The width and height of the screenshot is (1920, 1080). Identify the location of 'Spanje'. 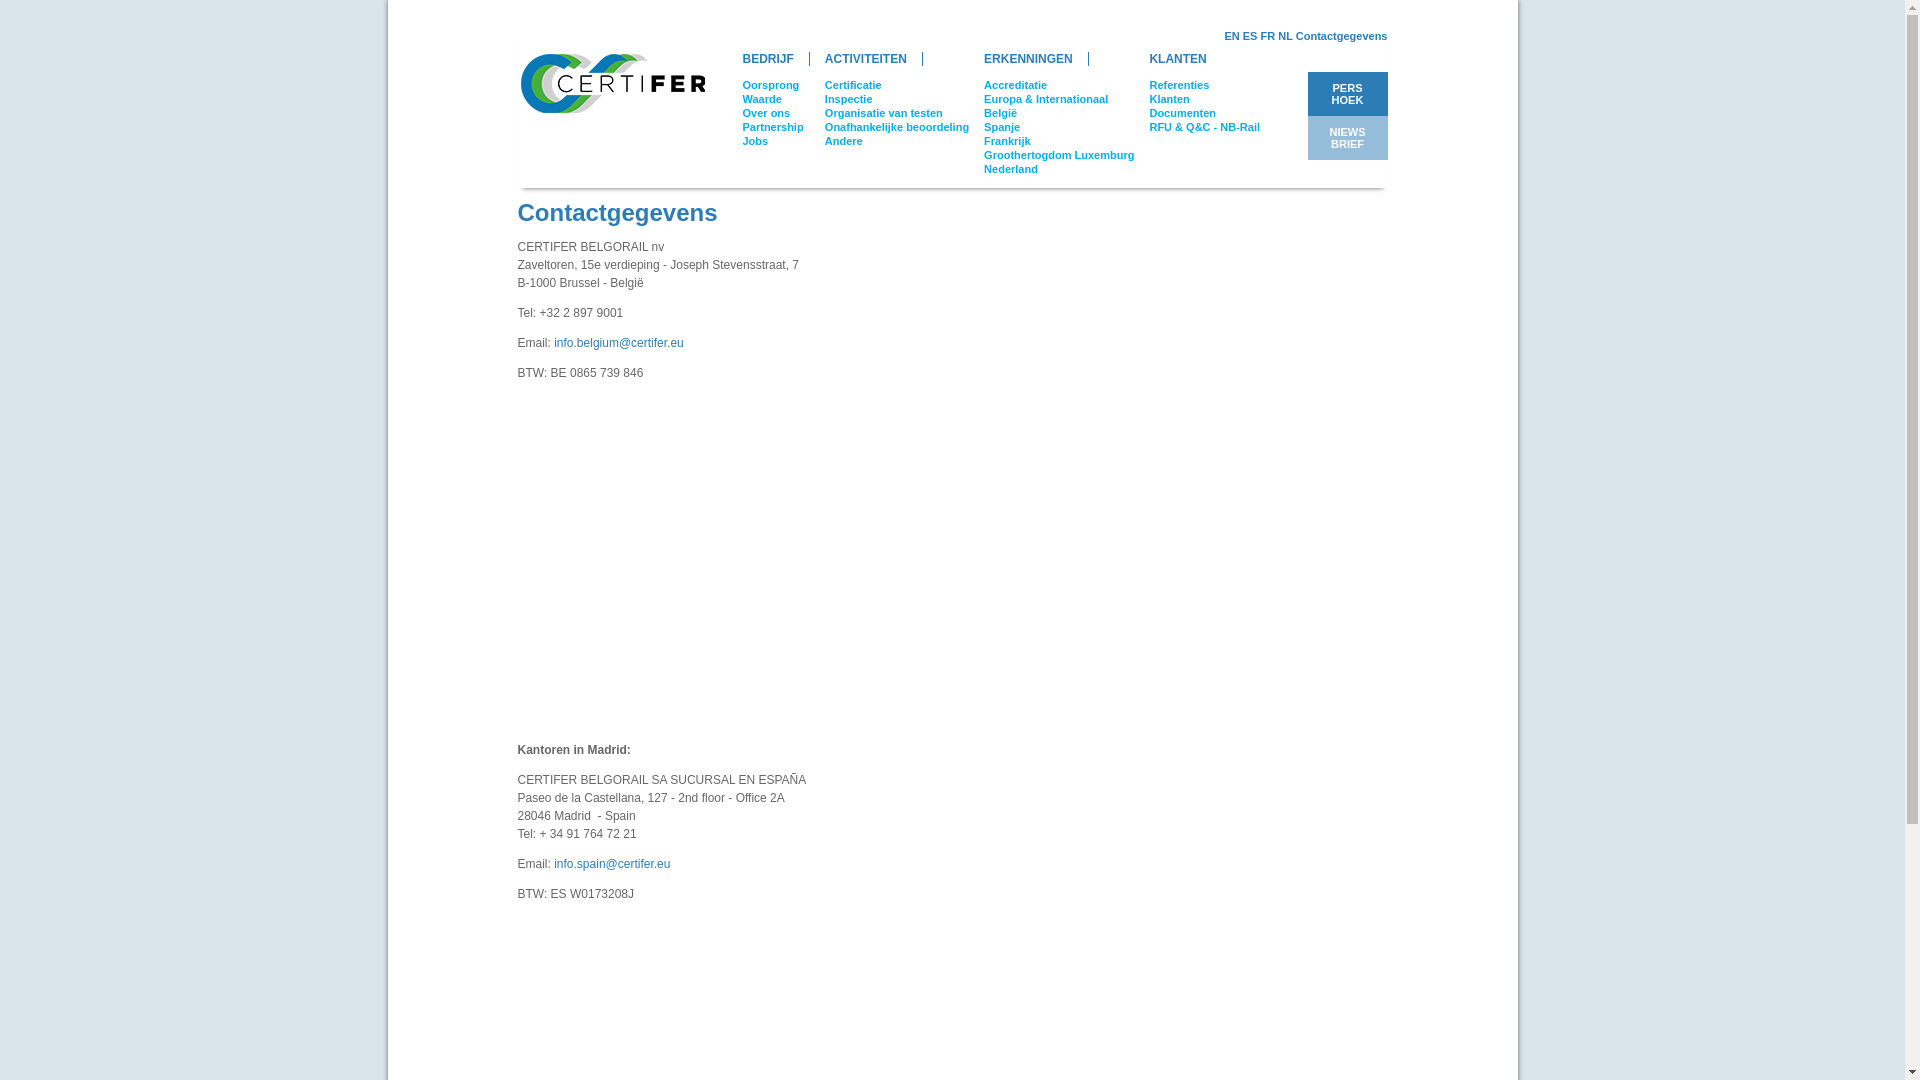
(1002, 127).